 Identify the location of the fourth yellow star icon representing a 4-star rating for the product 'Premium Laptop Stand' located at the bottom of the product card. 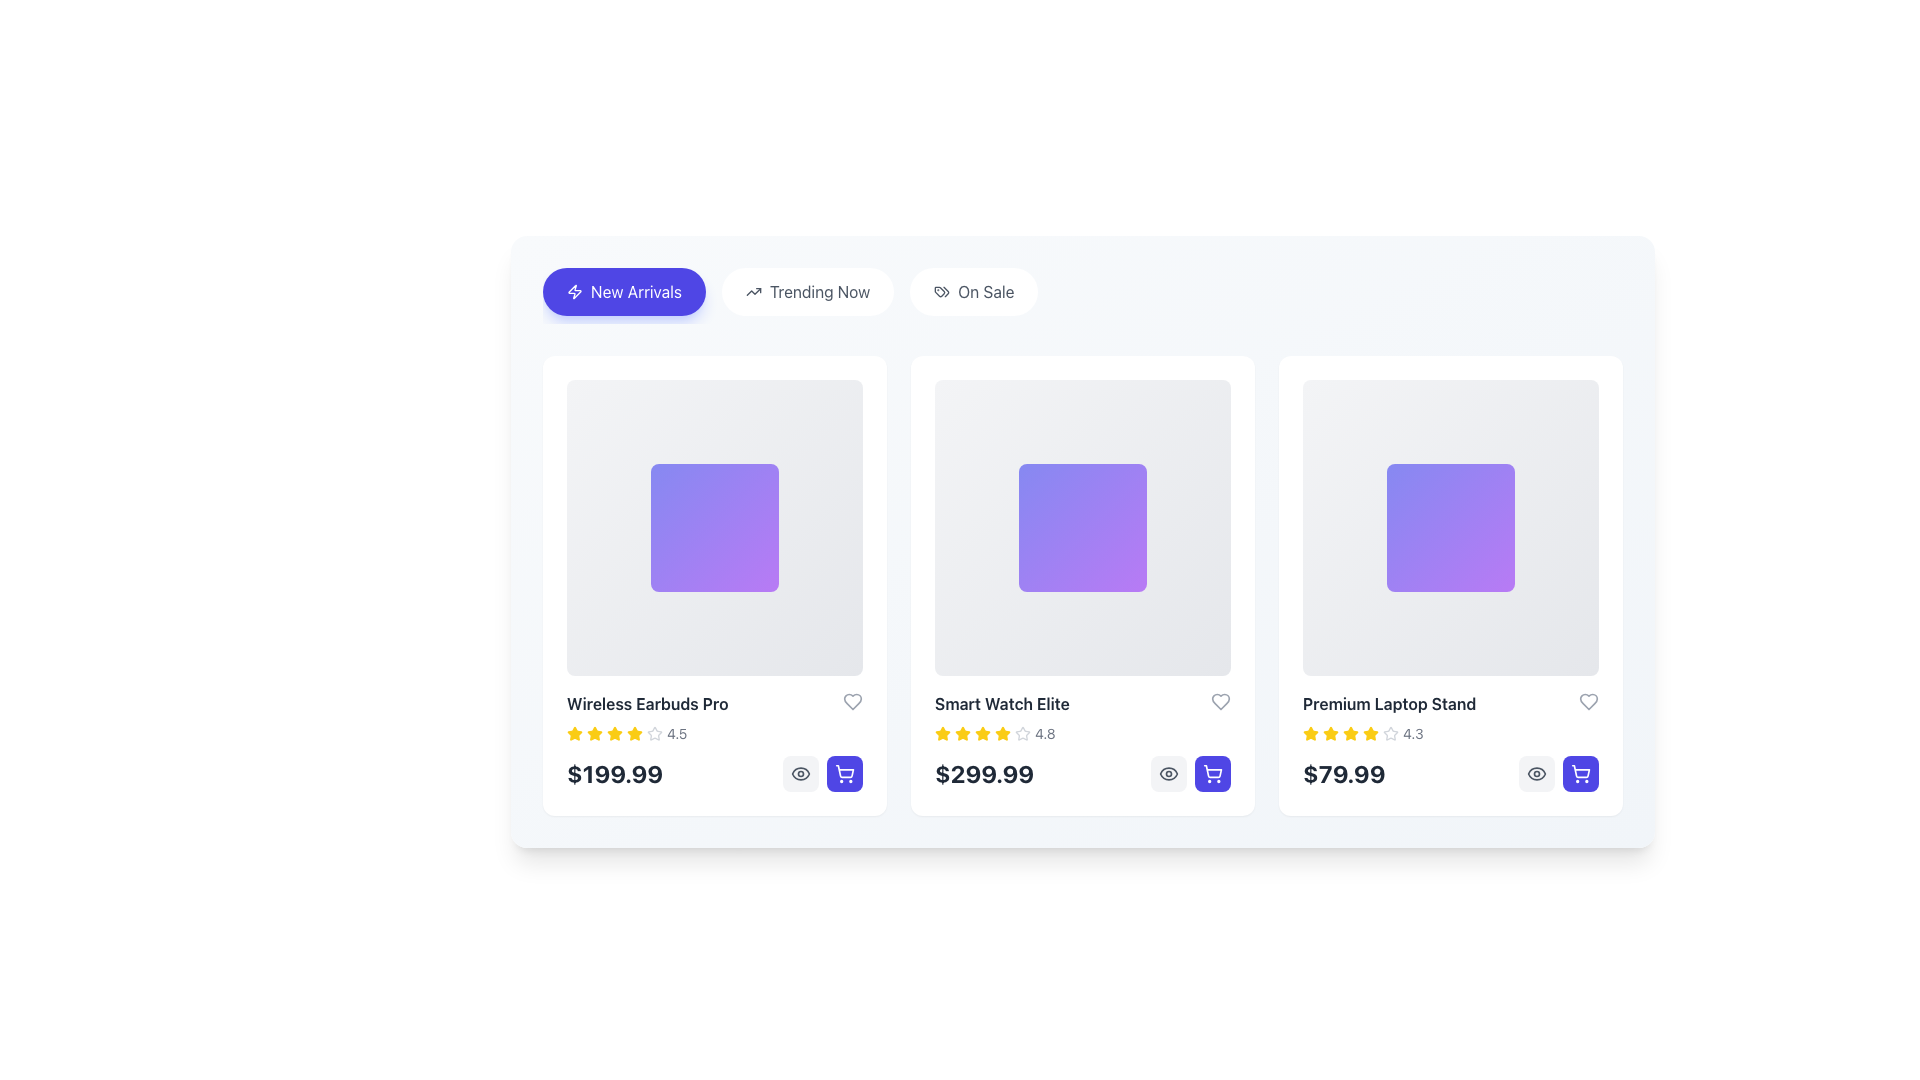
(1350, 733).